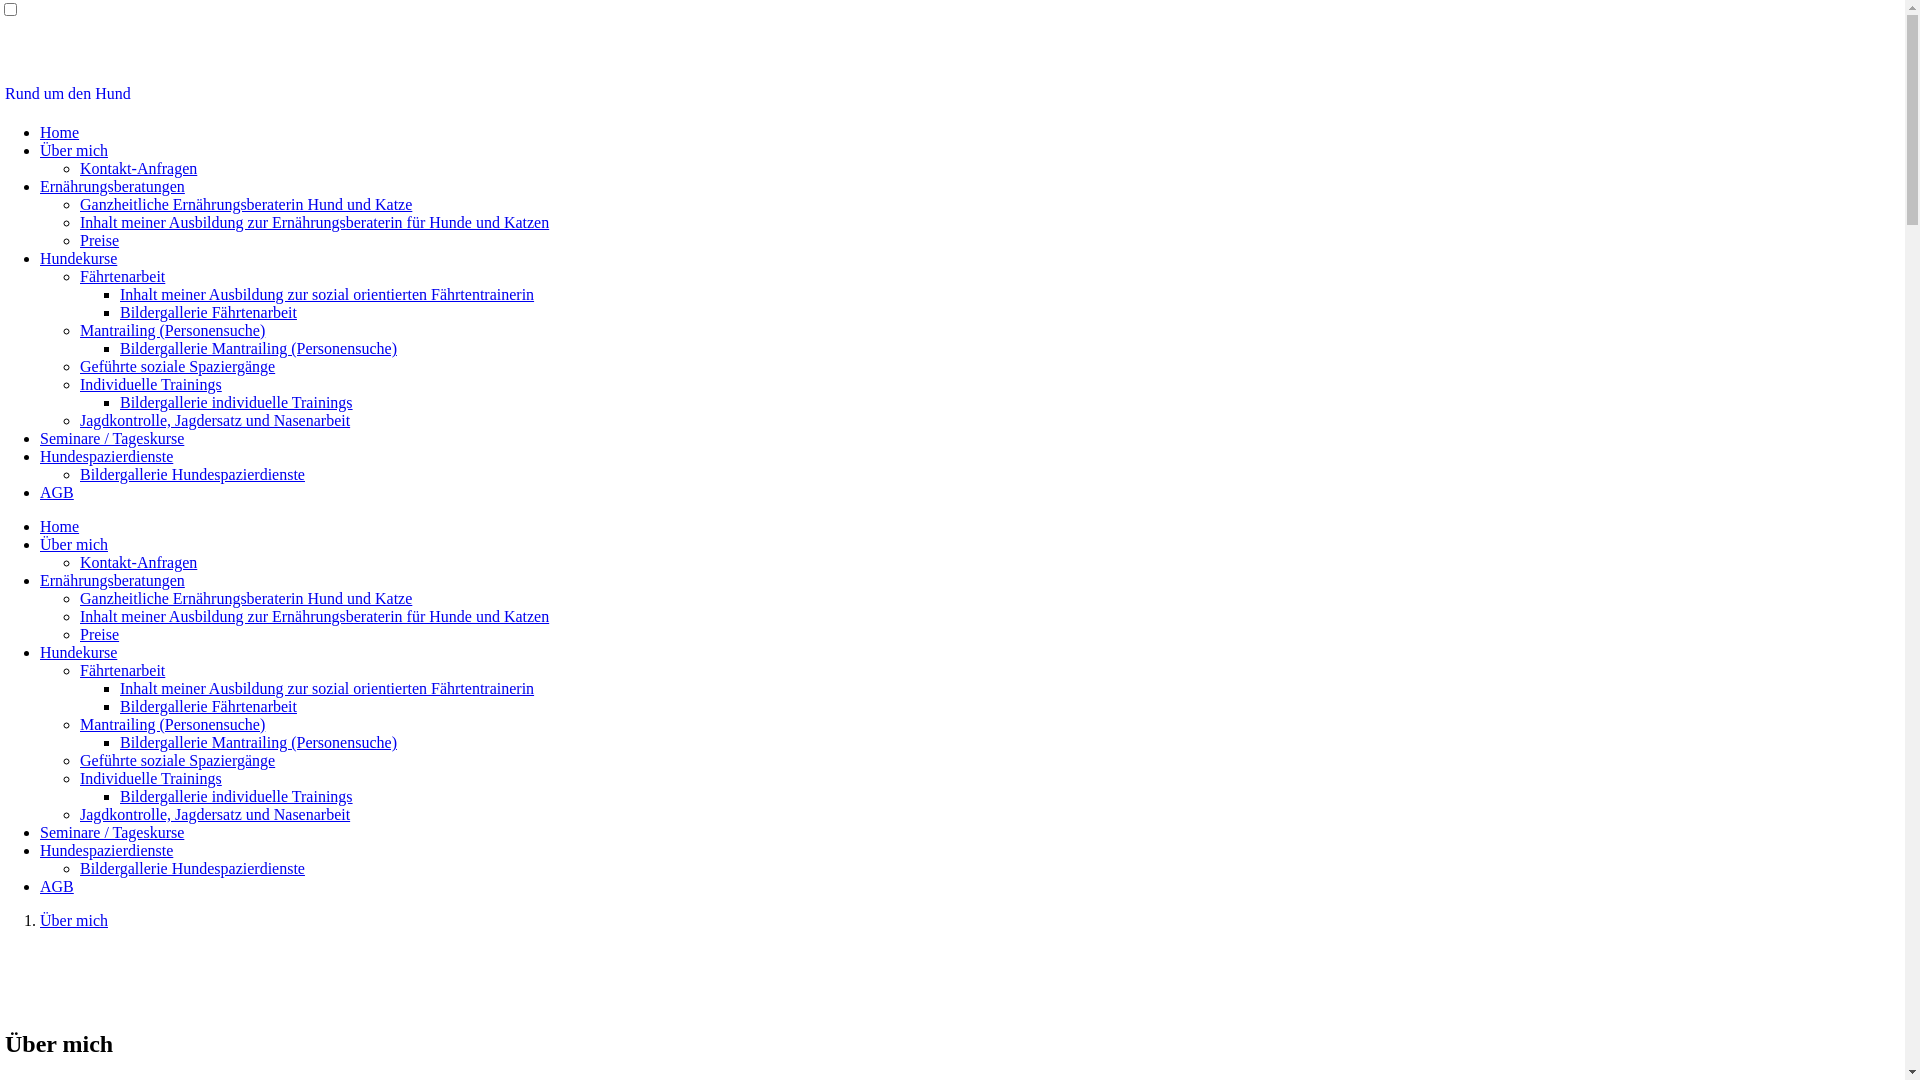 Image resolution: width=1920 pixels, height=1080 pixels. I want to click on 'Home', so click(59, 525).